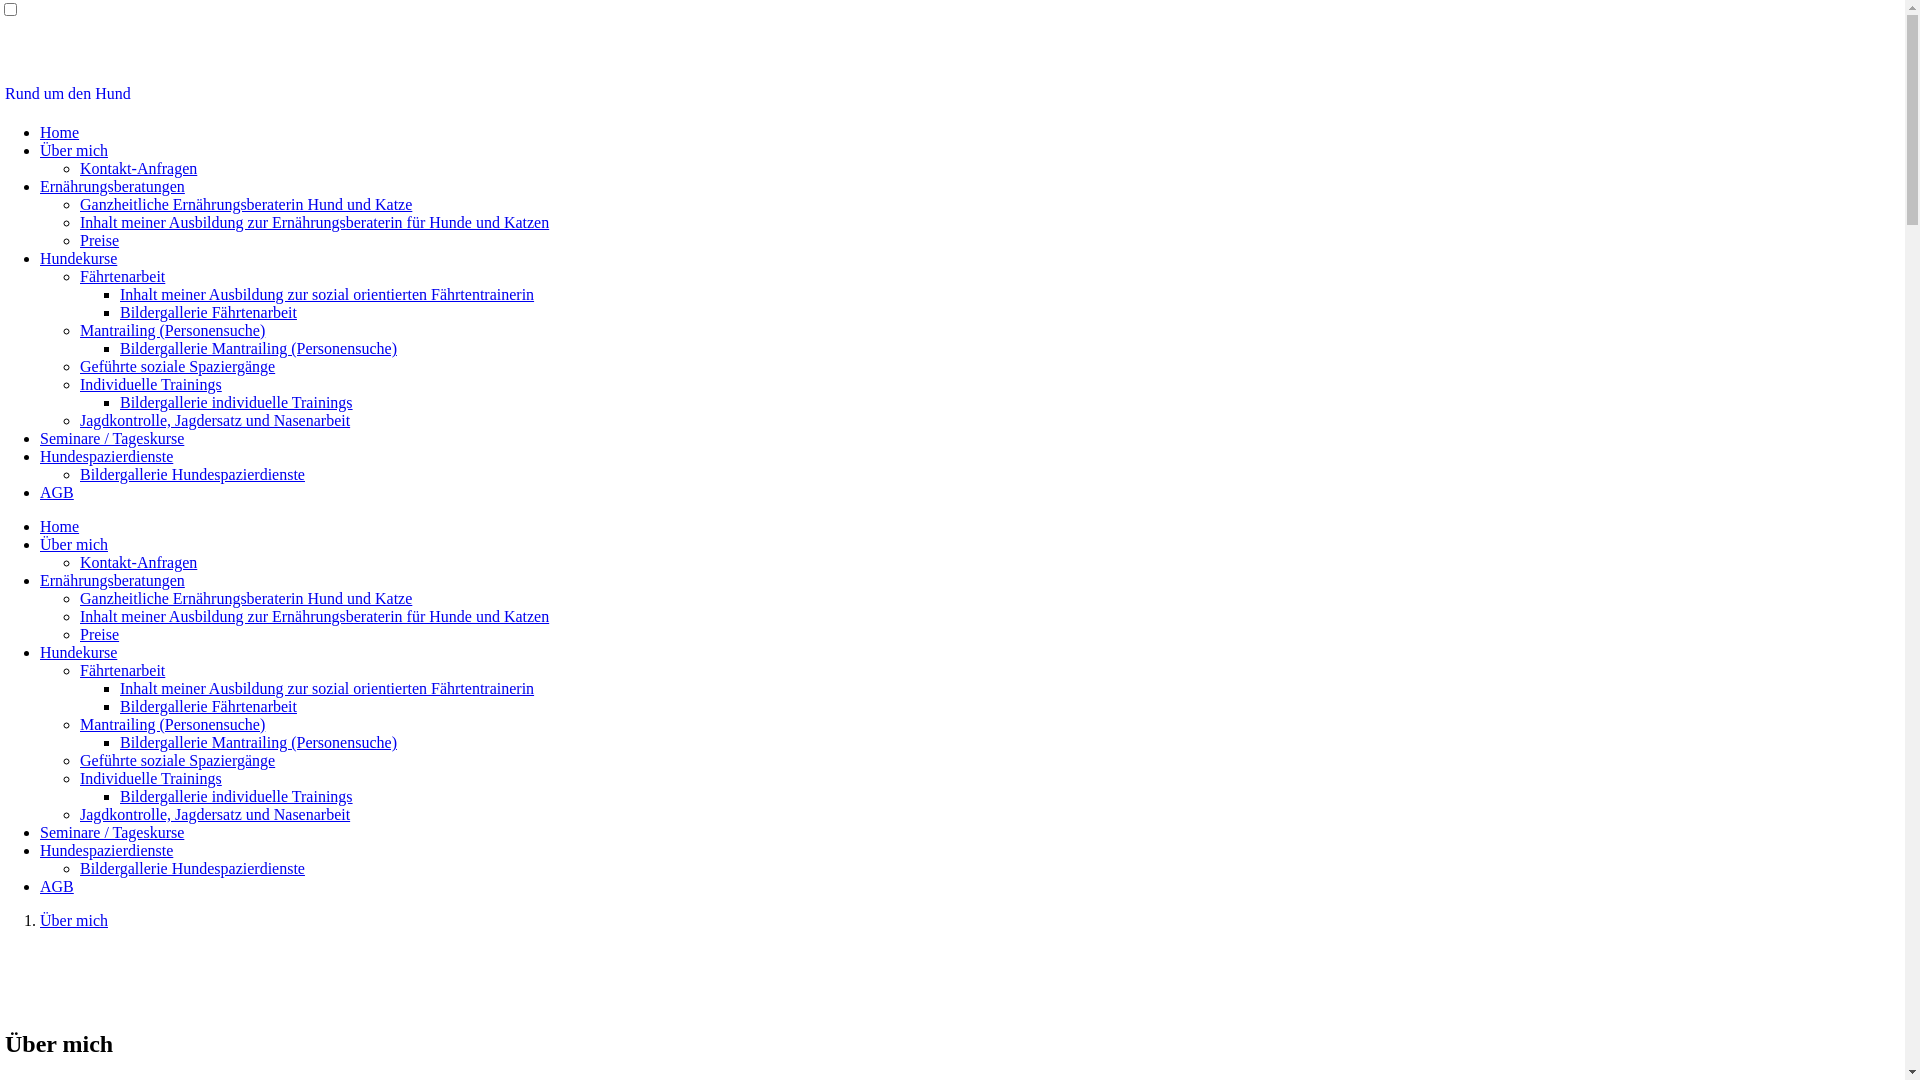 Image resolution: width=1920 pixels, height=1080 pixels. I want to click on 'Home', so click(59, 525).